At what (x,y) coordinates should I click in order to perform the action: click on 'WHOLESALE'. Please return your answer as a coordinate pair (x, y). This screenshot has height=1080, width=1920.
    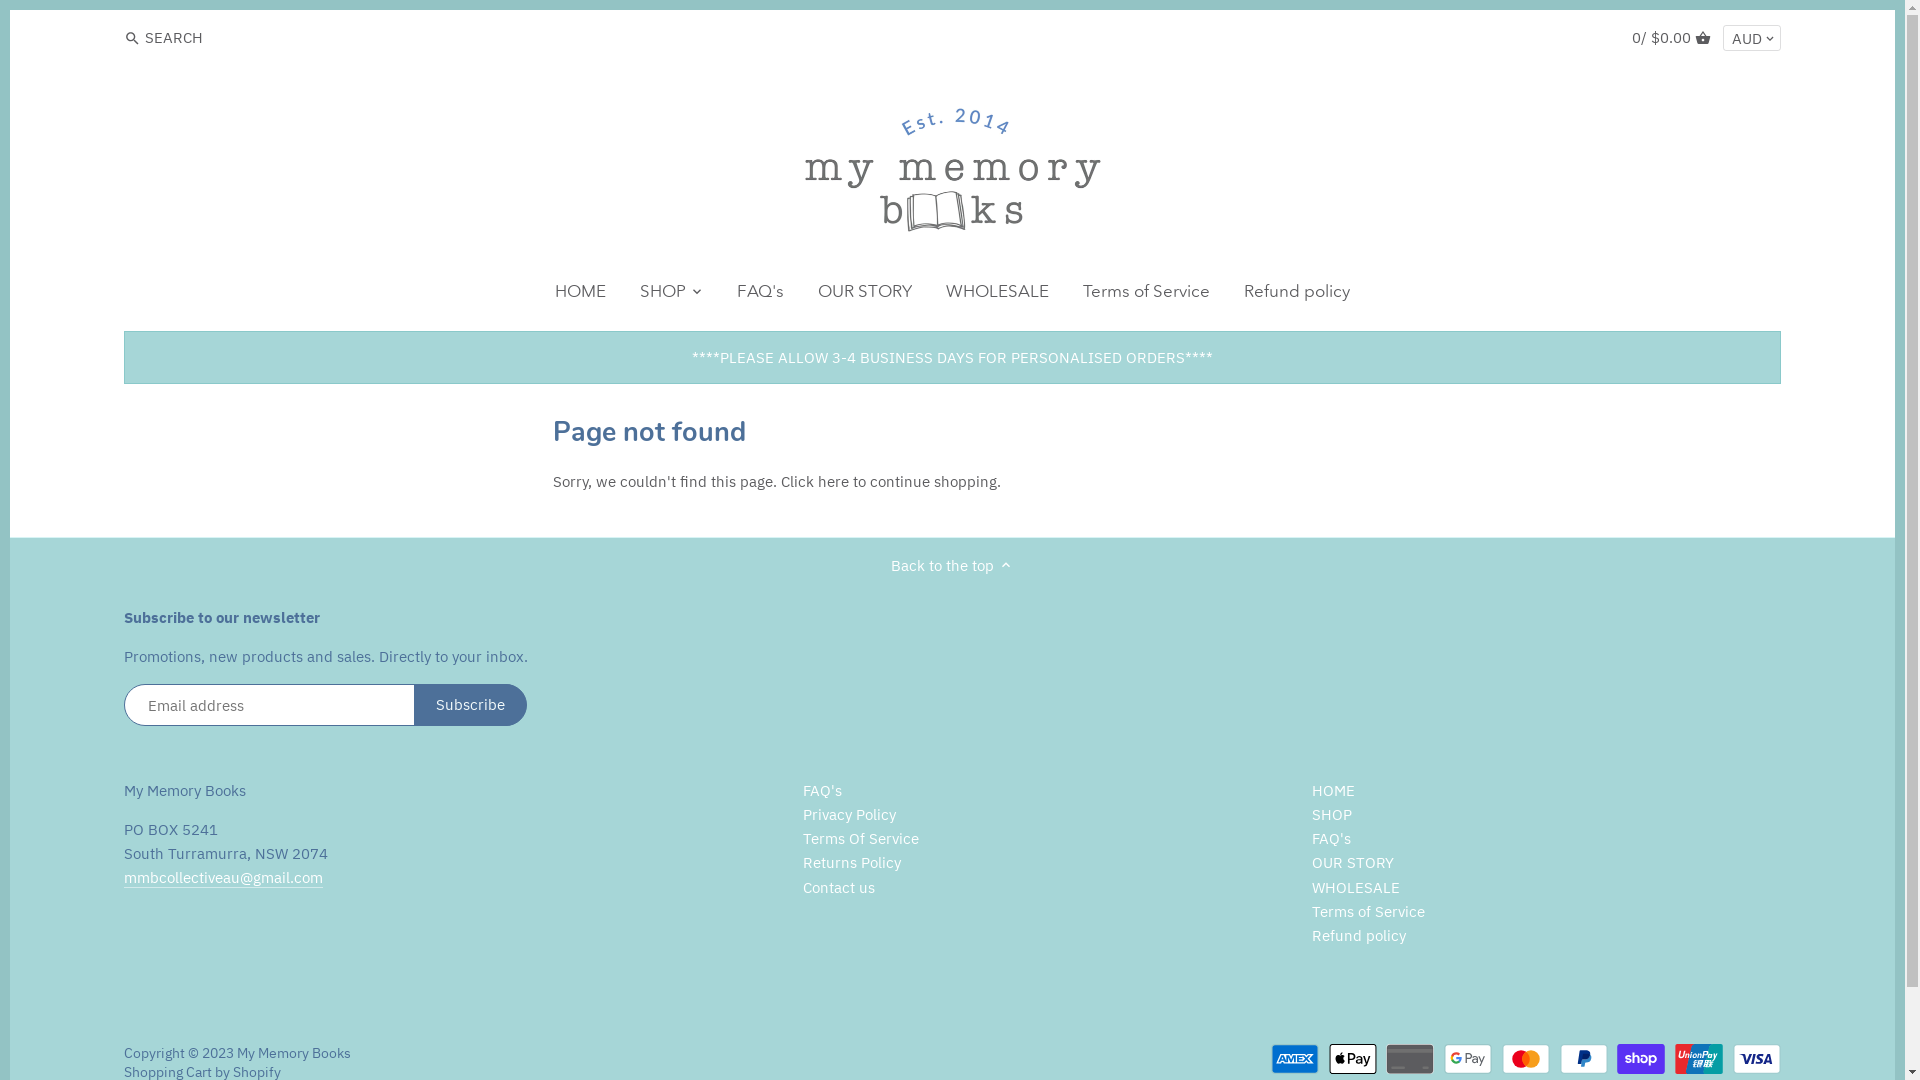
    Looking at the image, I should click on (997, 294).